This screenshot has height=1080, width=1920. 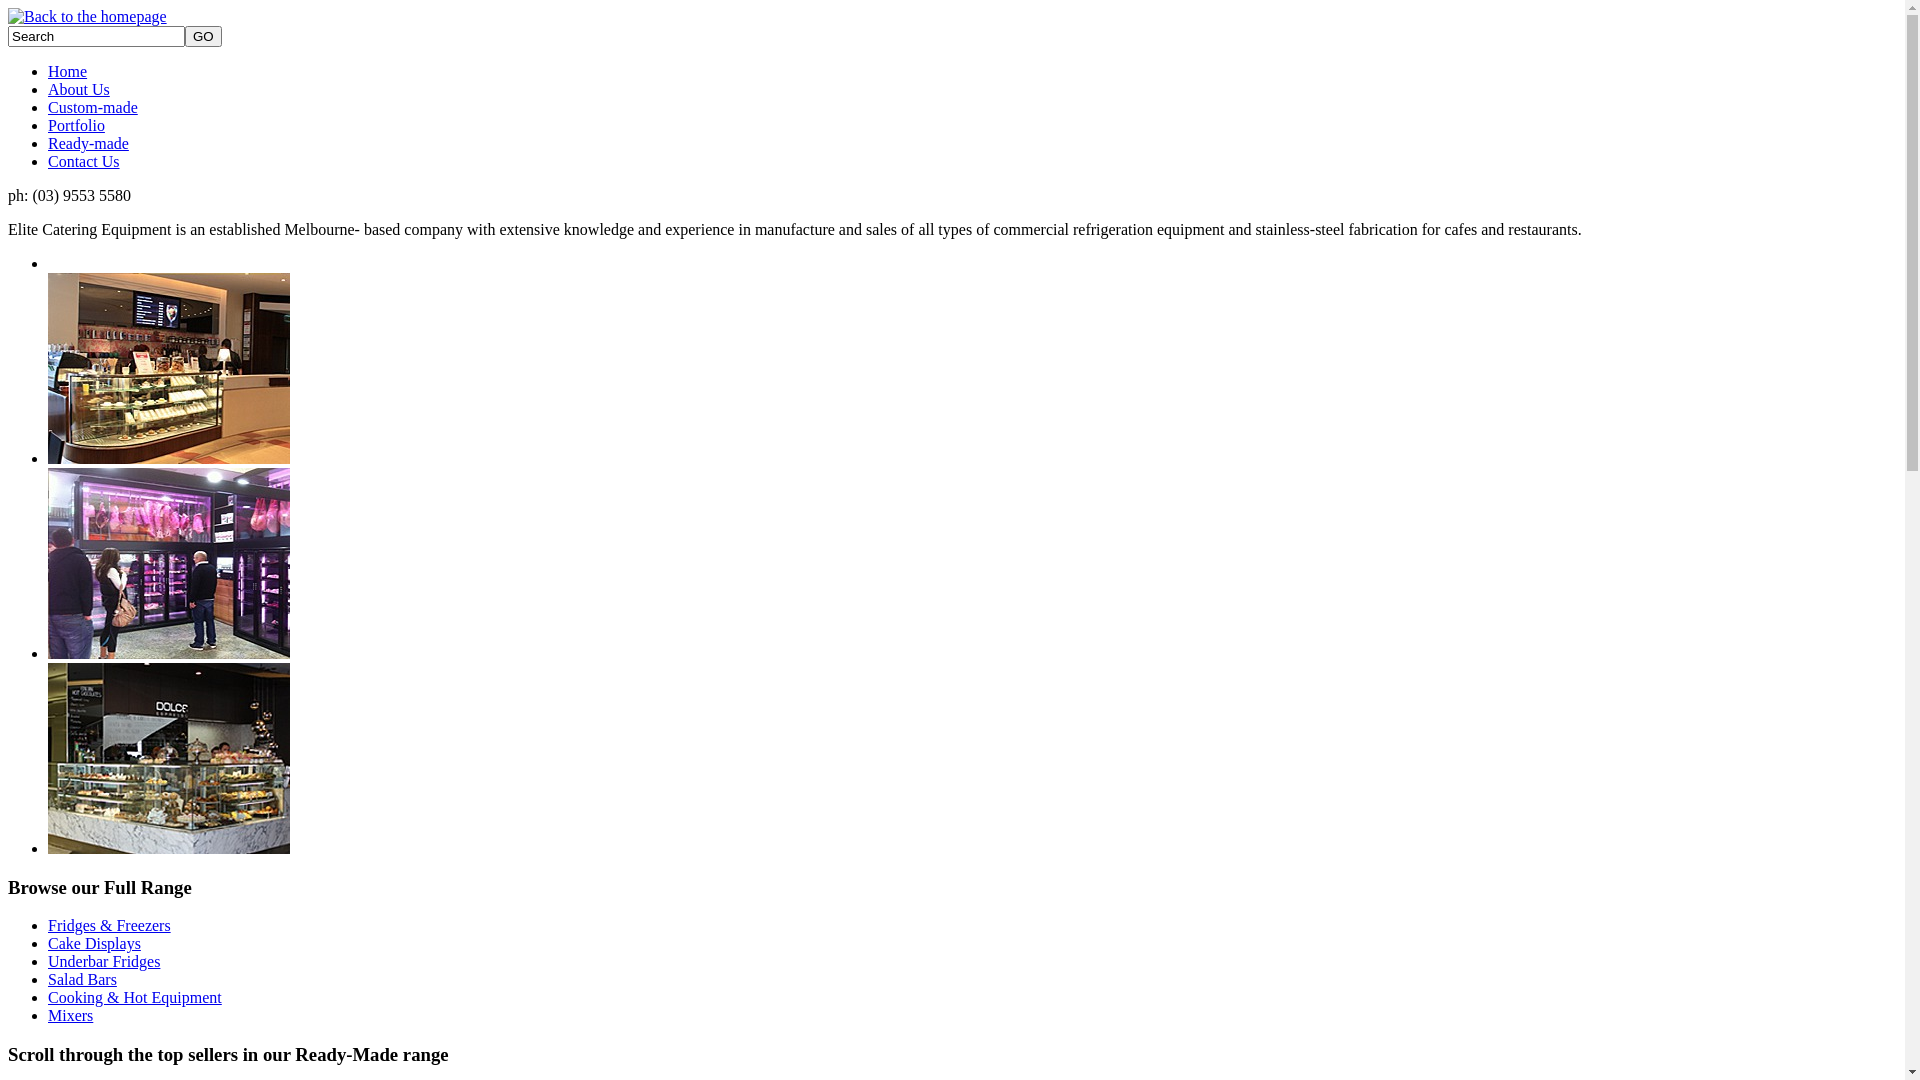 I want to click on 'Contact Us', so click(x=48, y=160).